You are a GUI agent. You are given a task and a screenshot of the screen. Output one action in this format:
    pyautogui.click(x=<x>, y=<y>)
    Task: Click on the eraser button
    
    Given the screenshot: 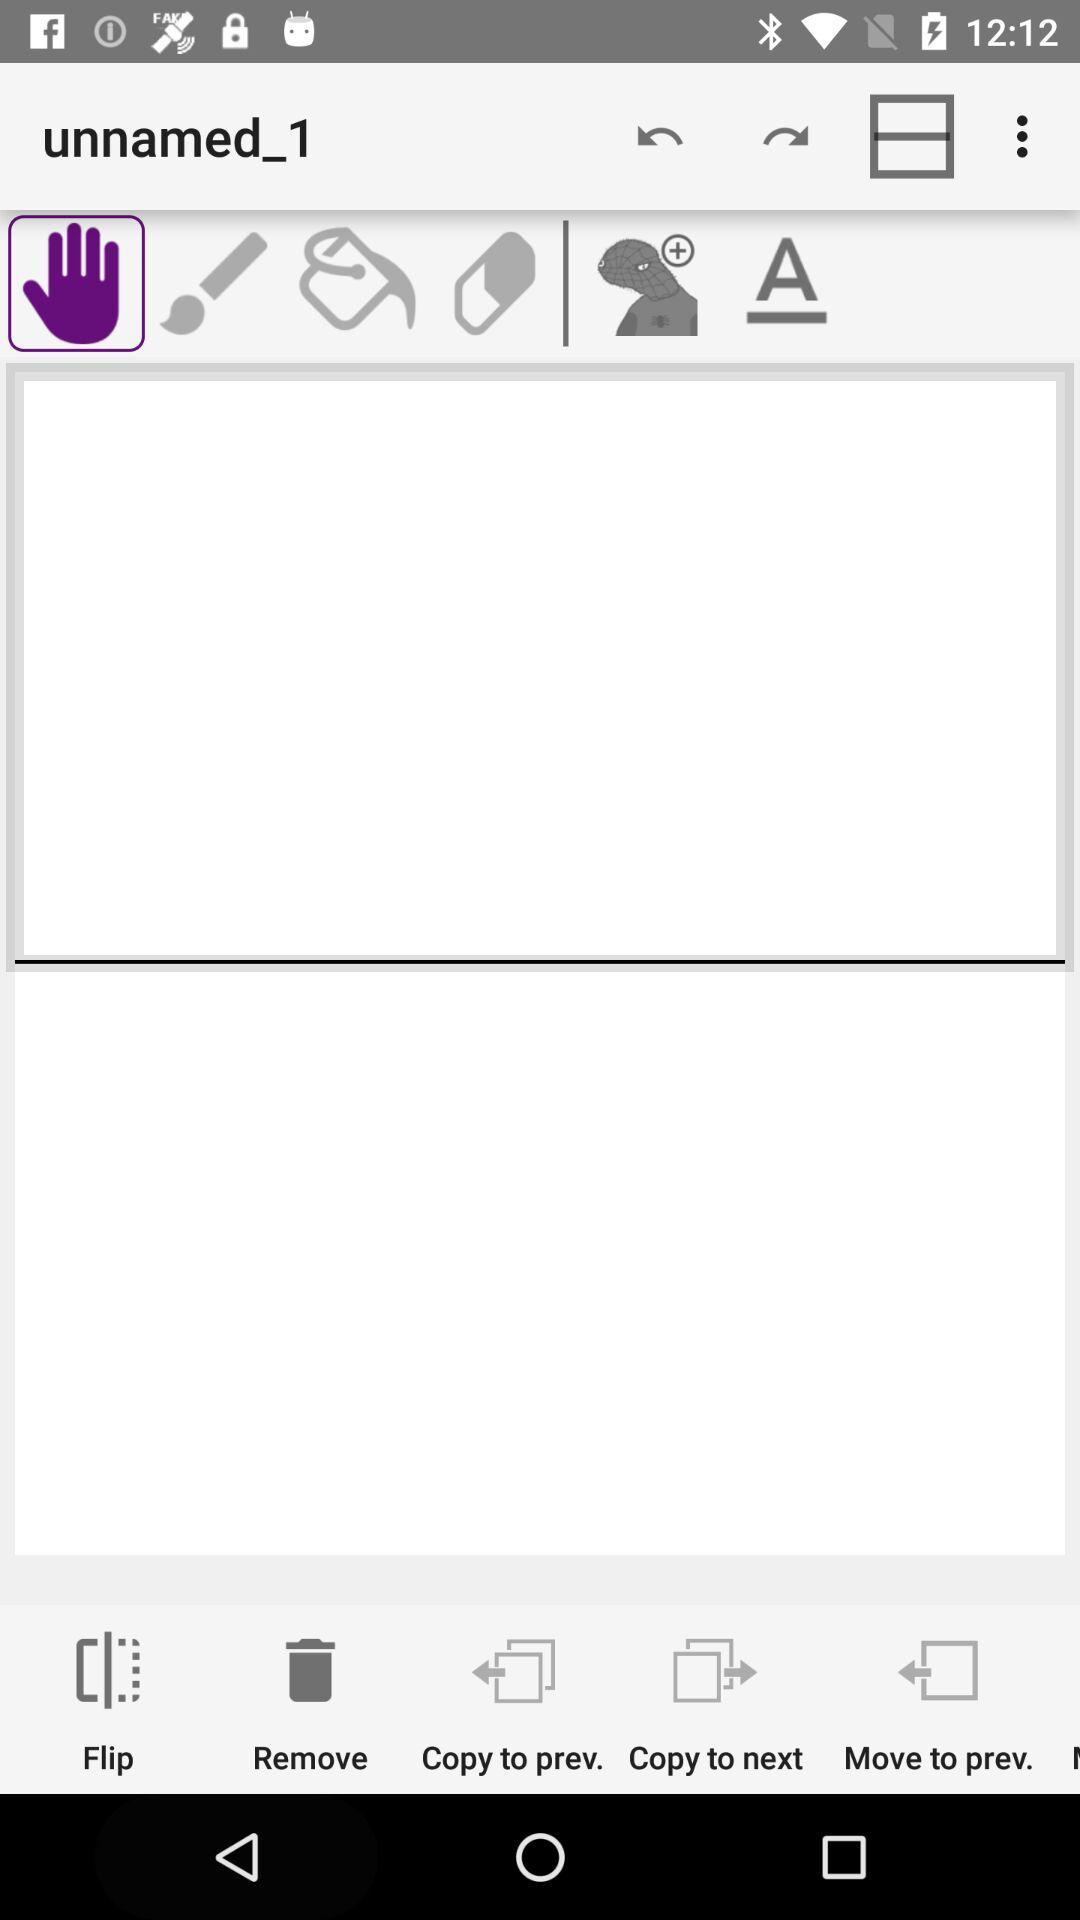 What is the action you would take?
    pyautogui.click(x=494, y=282)
    